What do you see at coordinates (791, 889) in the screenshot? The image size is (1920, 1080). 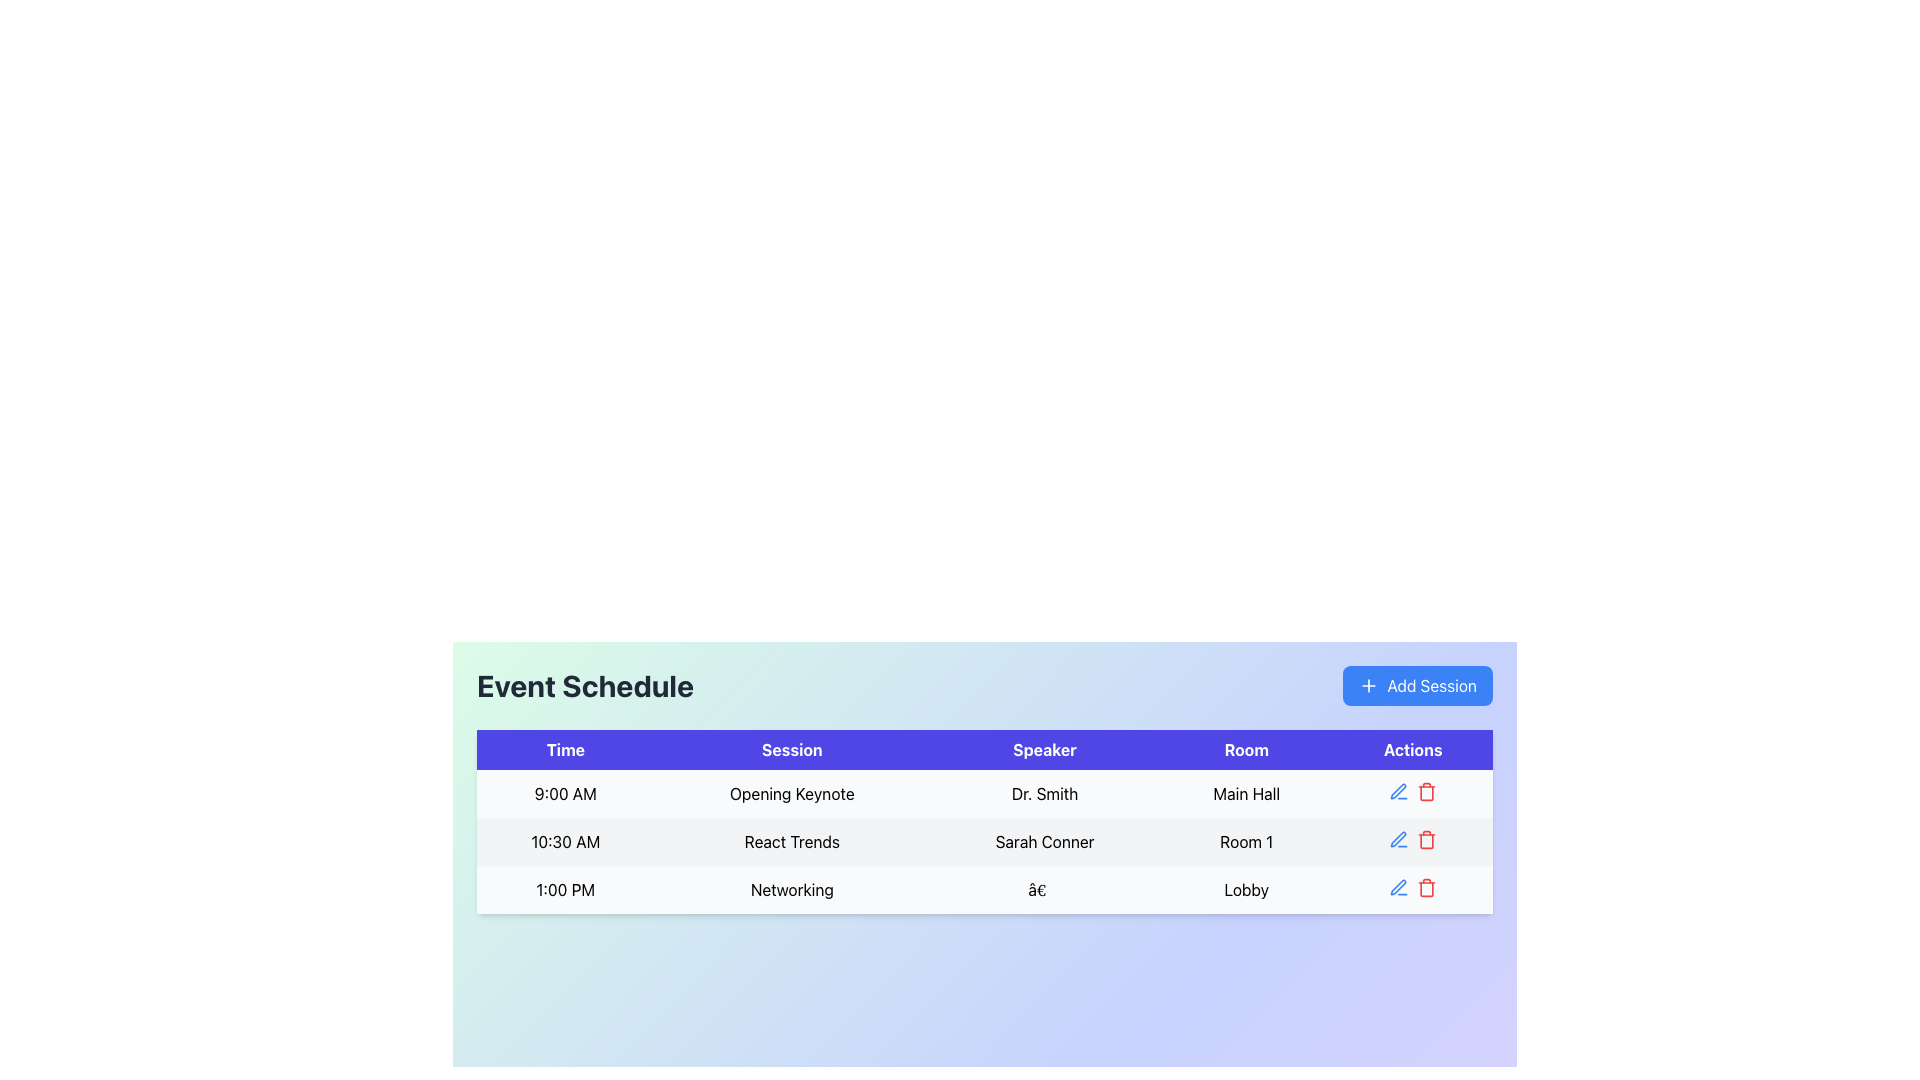 I see `text displayed in the text label 'Networking' located in the third row and second column of the schedule table under the 'Session' header` at bounding box center [791, 889].